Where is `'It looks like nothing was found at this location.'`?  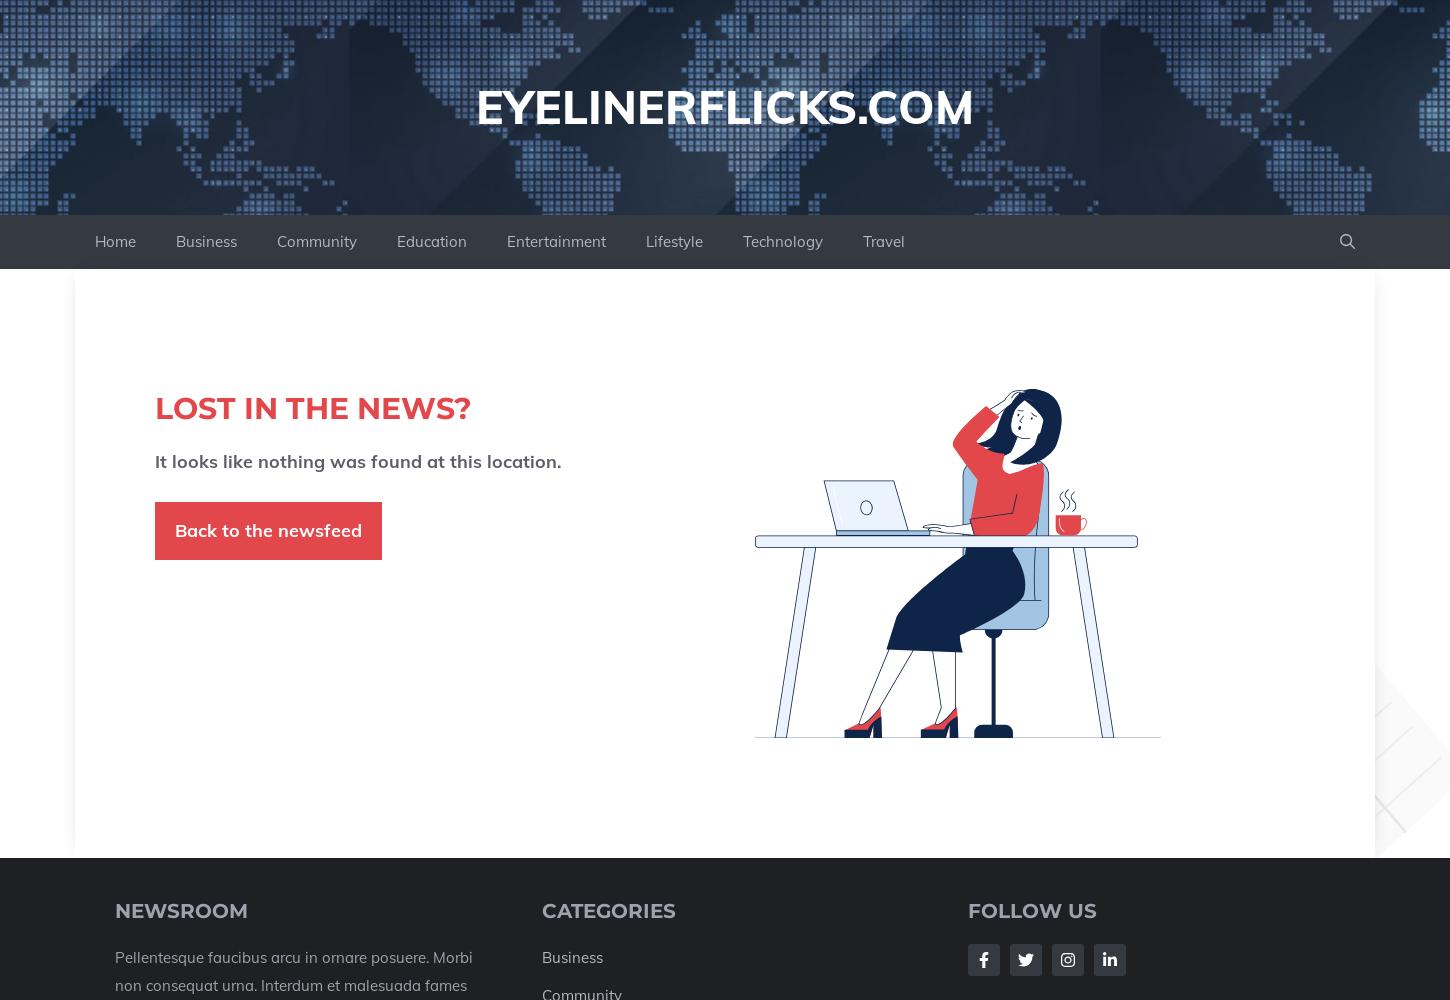
'It looks like nothing was found at this location.' is located at coordinates (358, 460).